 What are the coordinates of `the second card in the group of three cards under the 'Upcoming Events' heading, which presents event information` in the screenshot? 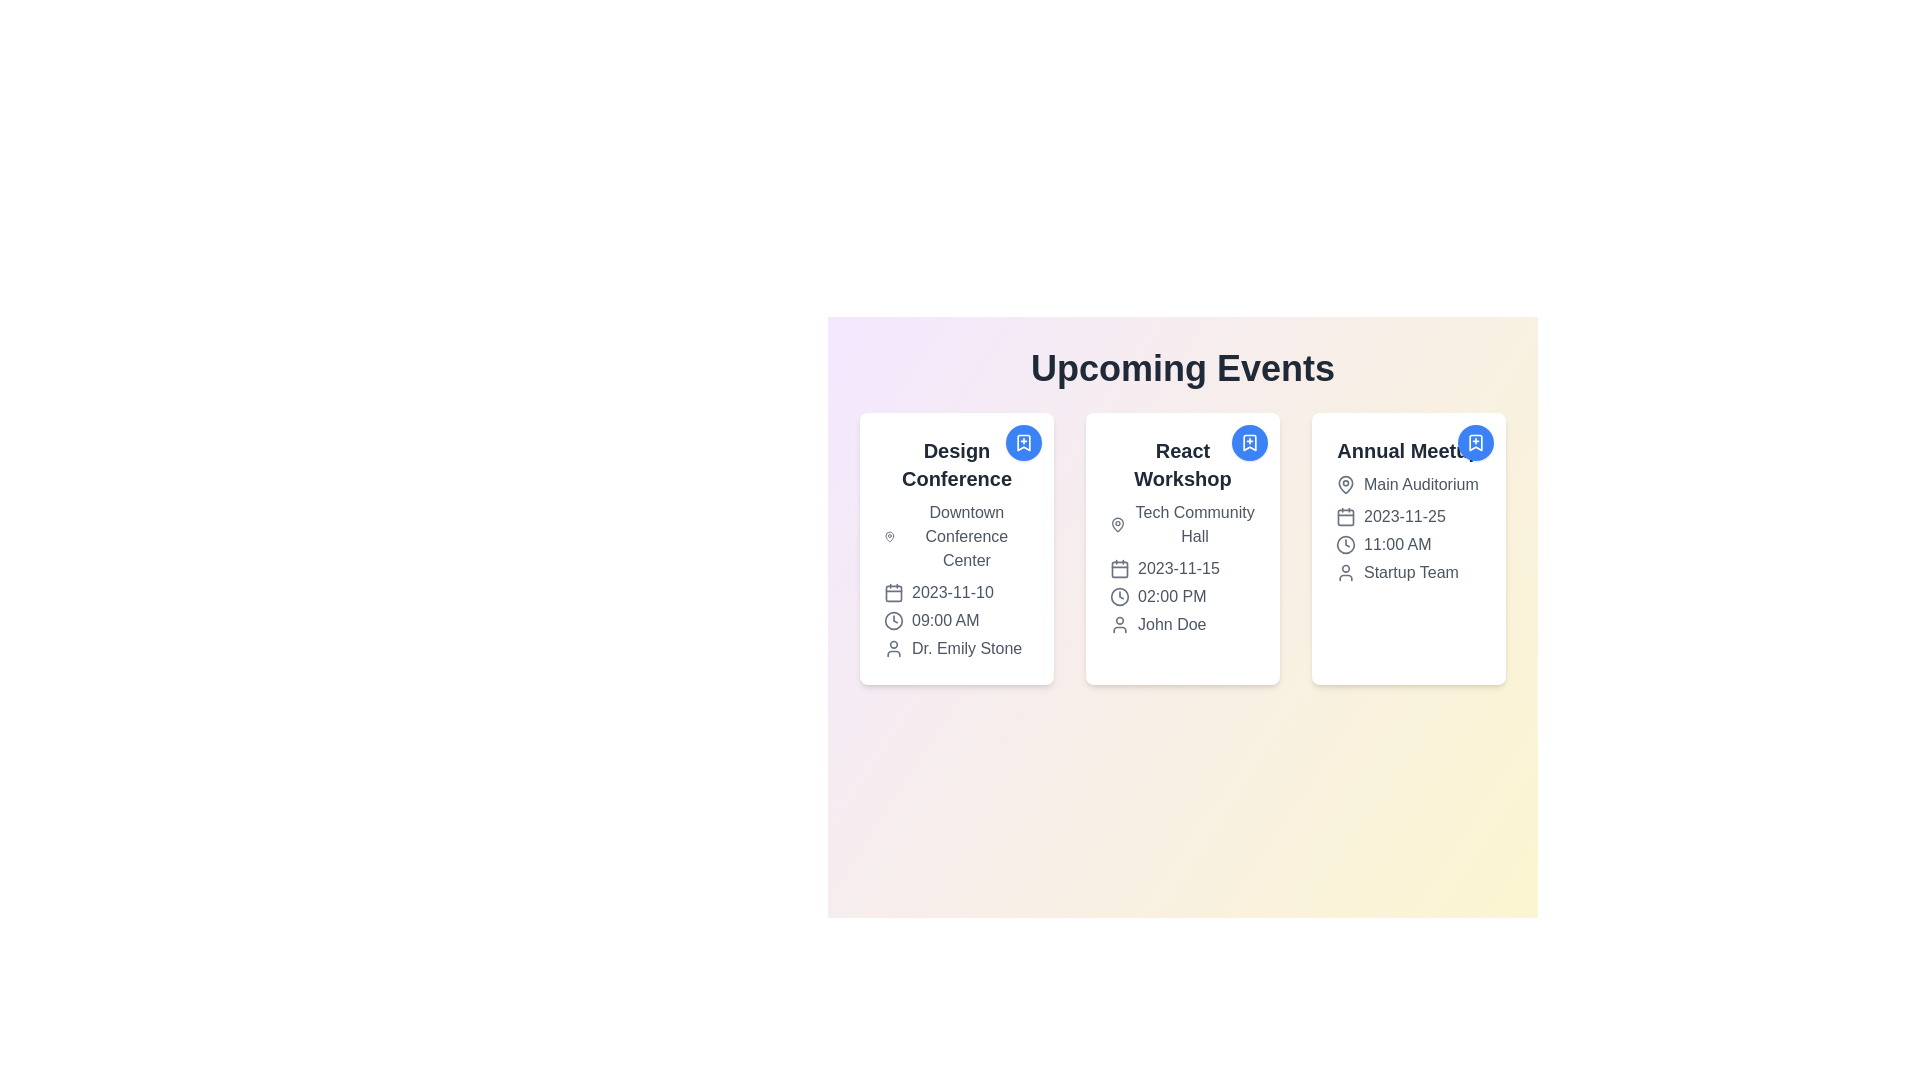 It's located at (1182, 548).